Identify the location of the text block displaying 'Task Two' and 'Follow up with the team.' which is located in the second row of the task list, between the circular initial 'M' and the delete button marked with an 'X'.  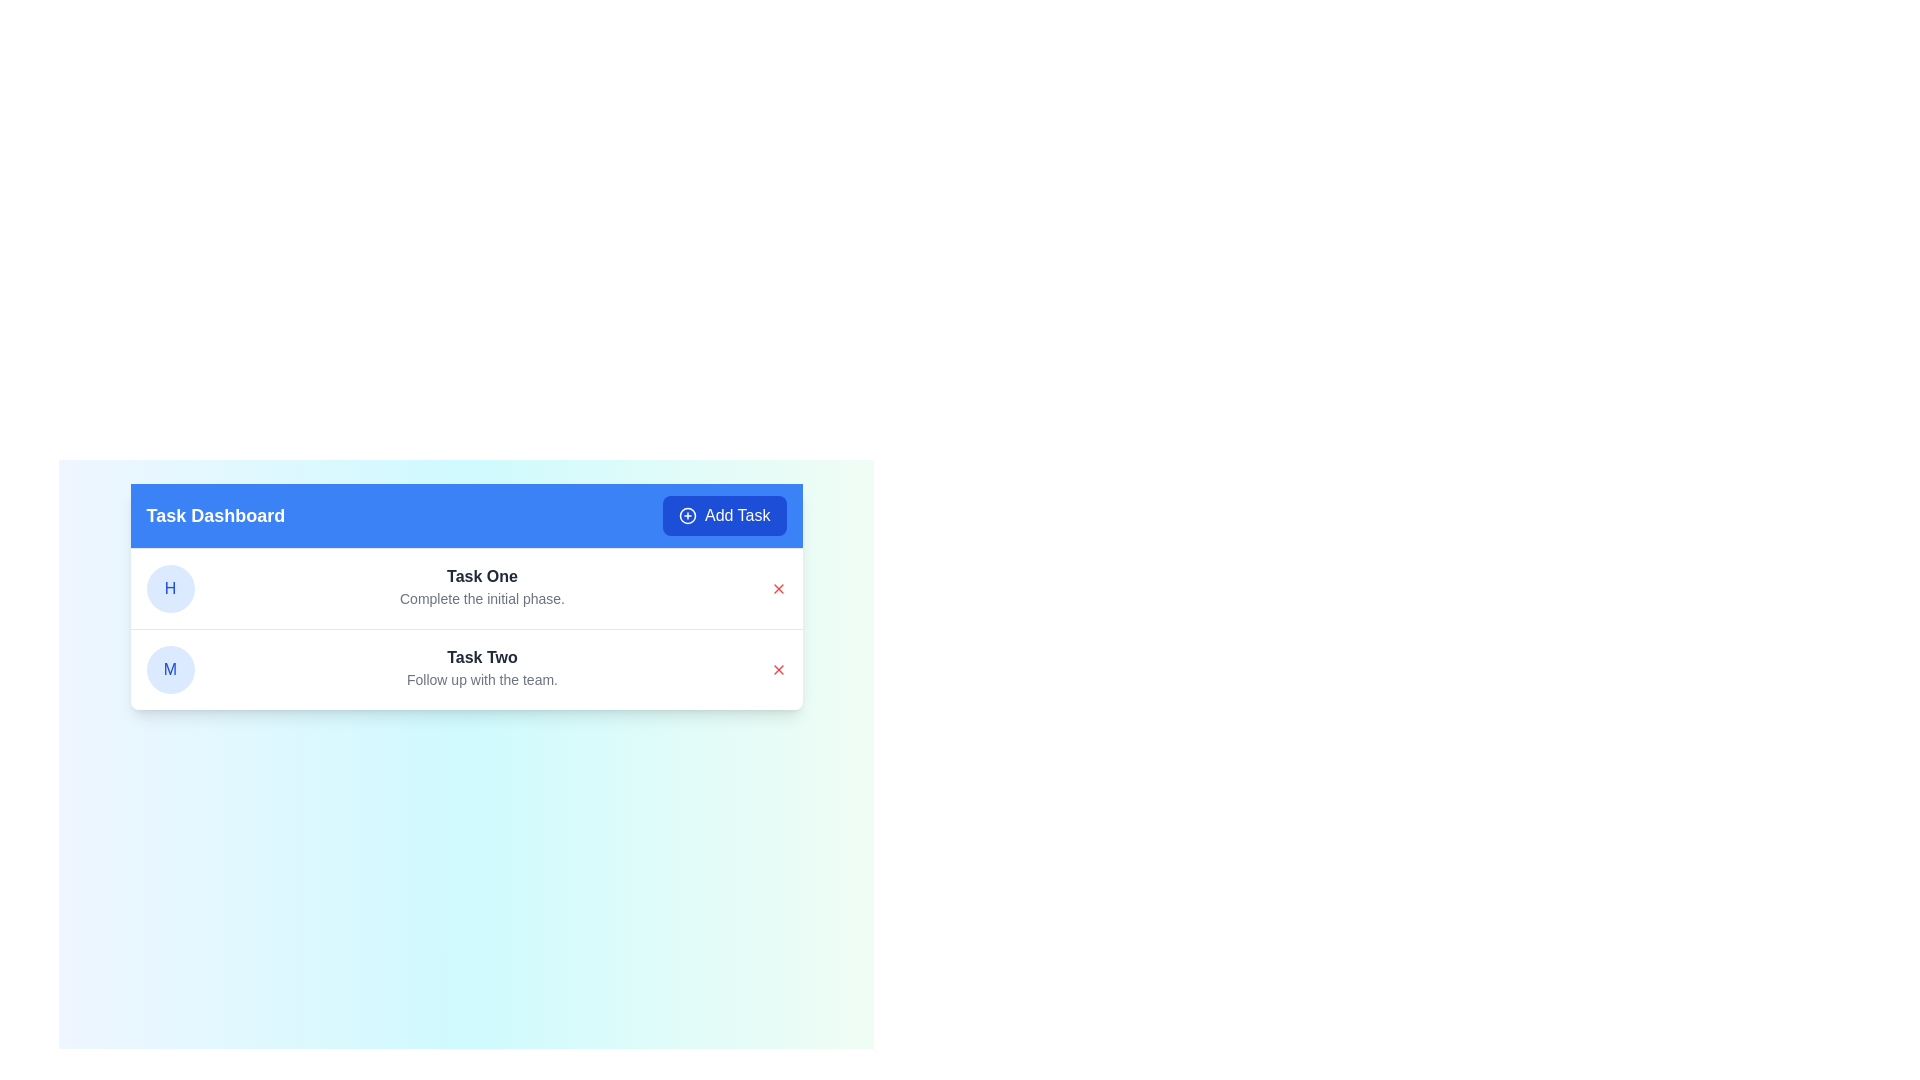
(482, 670).